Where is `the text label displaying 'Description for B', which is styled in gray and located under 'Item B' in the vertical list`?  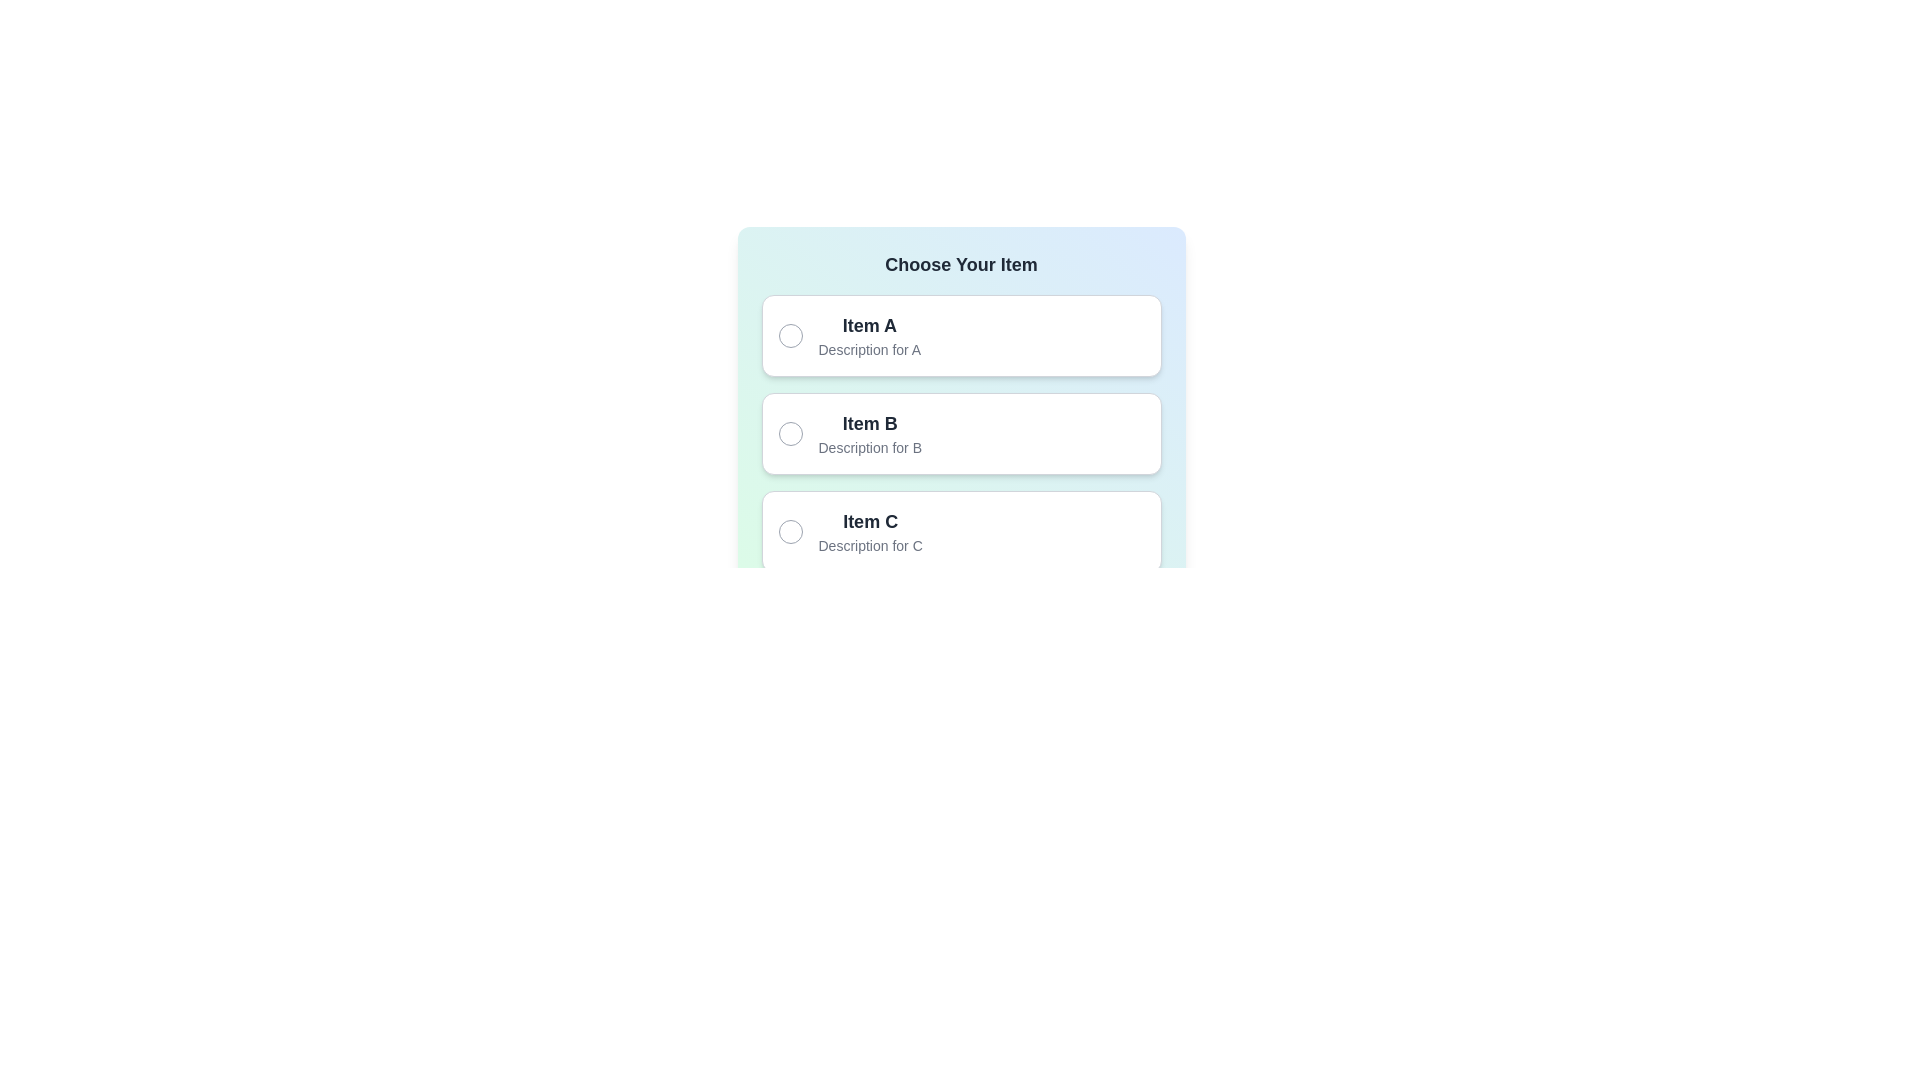 the text label displaying 'Description for B', which is styled in gray and located under 'Item B' in the vertical list is located at coordinates (870, 446).